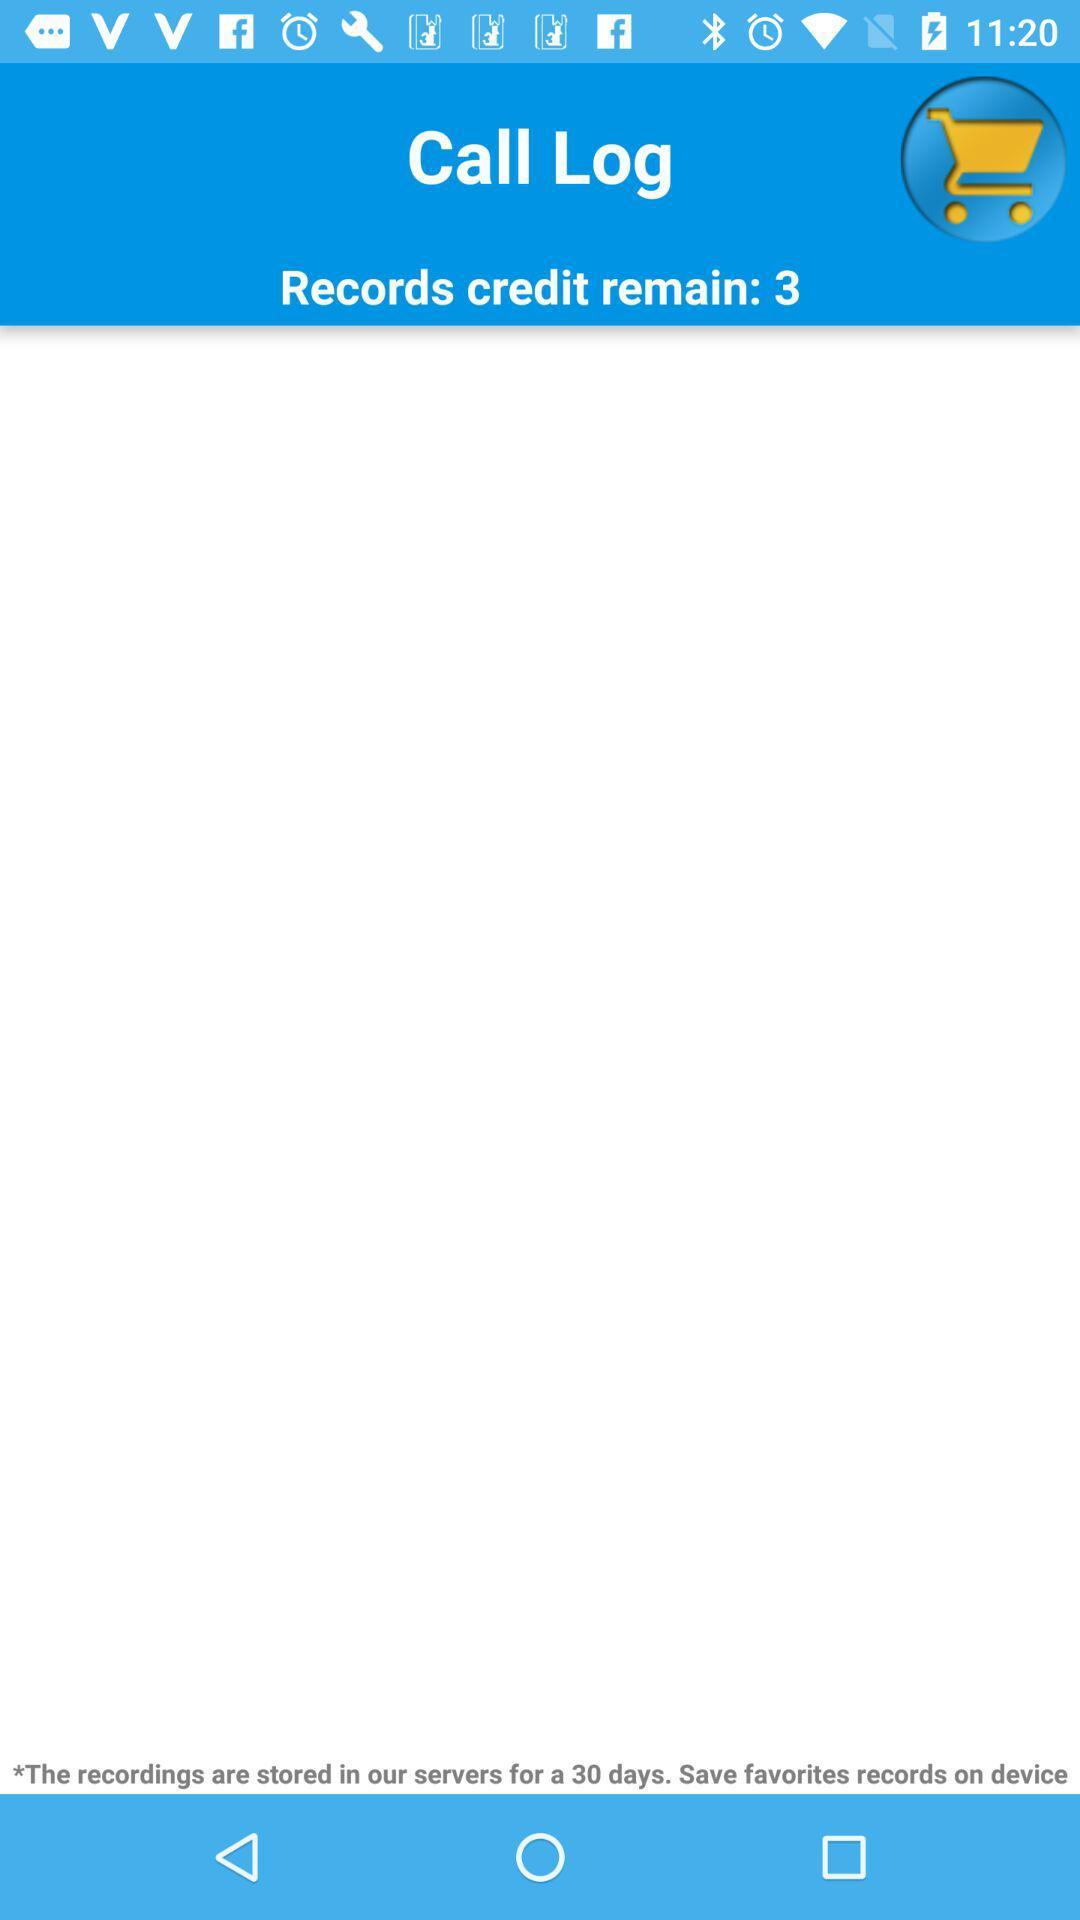 The height and width of the screenshot is (1920, 1080). I want to click on icon above the the recordings are icon, so click(540, 1039).